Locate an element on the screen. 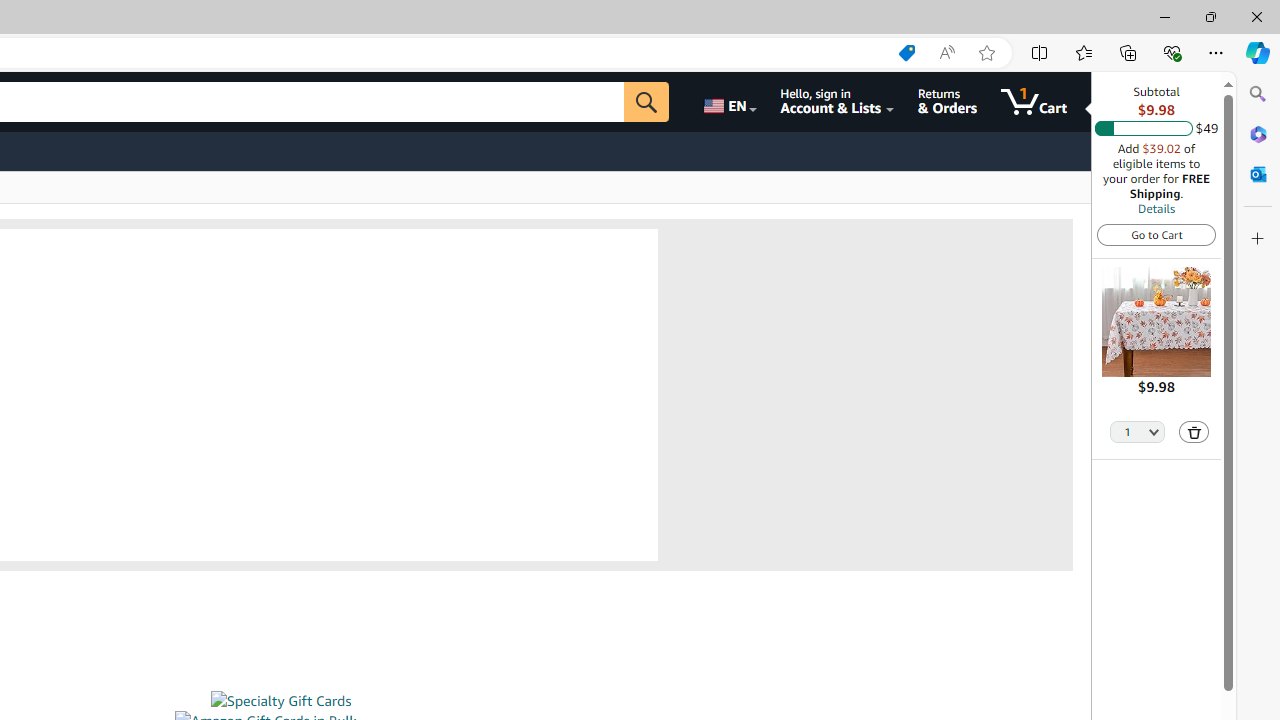 Image resolution: width=1280 pixels, height=720 pixels. 'Details' is located at coordinates (1156, 208).